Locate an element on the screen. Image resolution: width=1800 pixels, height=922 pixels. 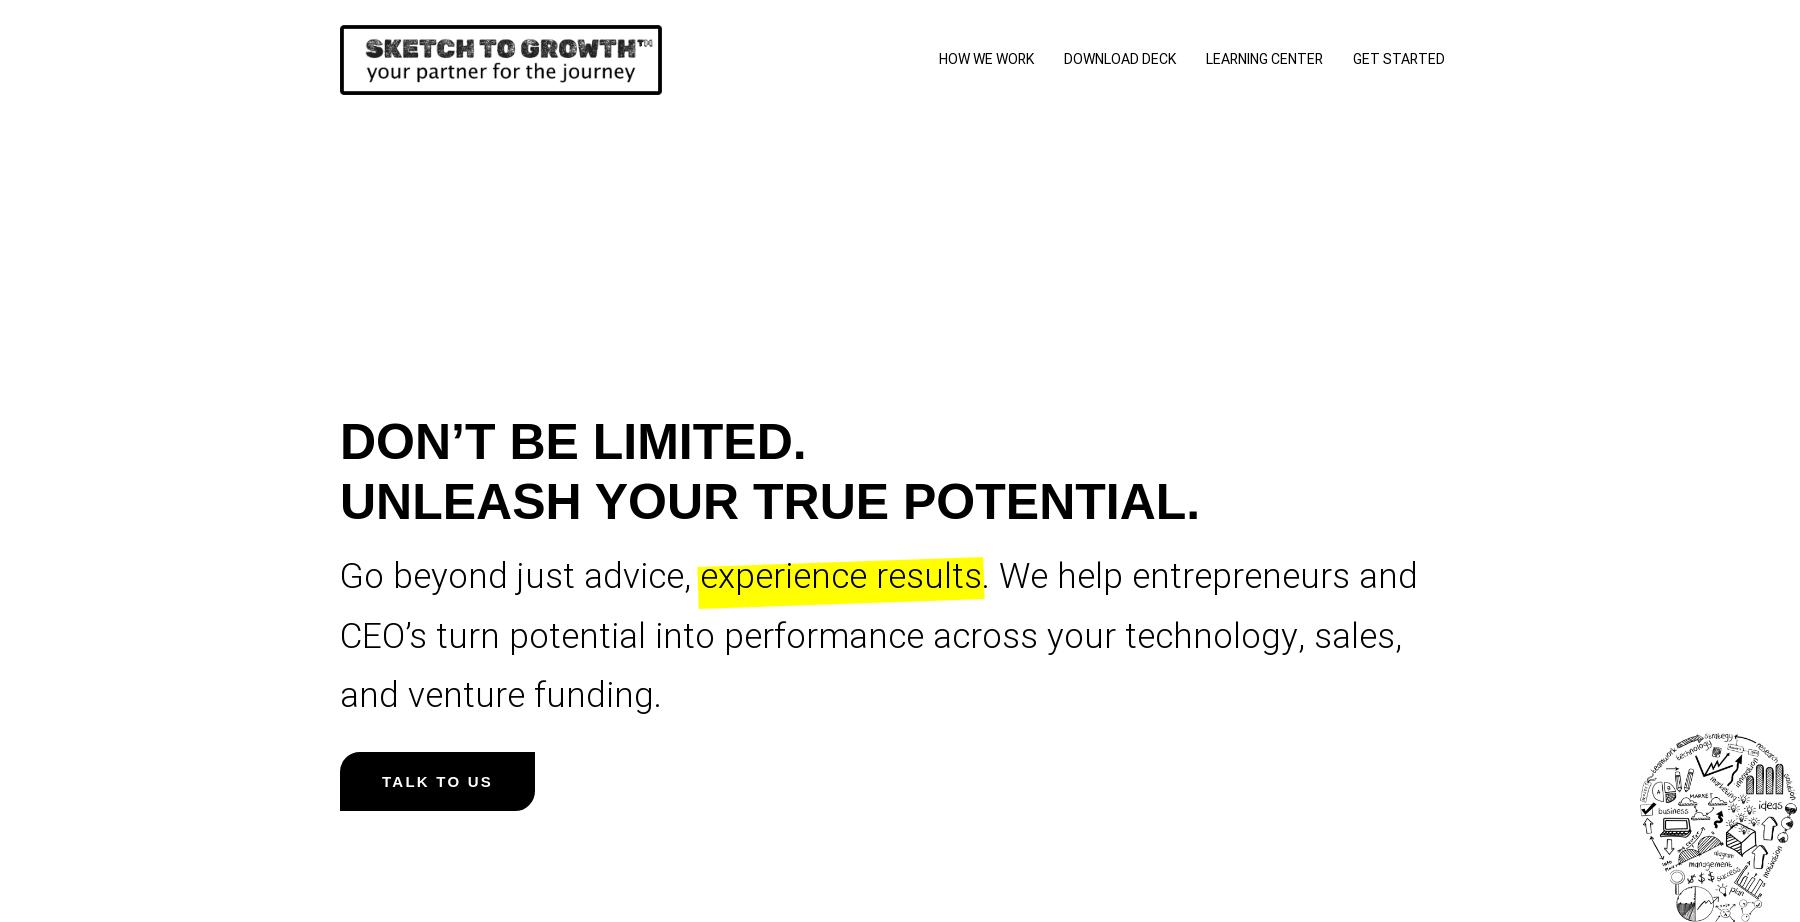
'How We Work' is located at coordinates (938, 59).